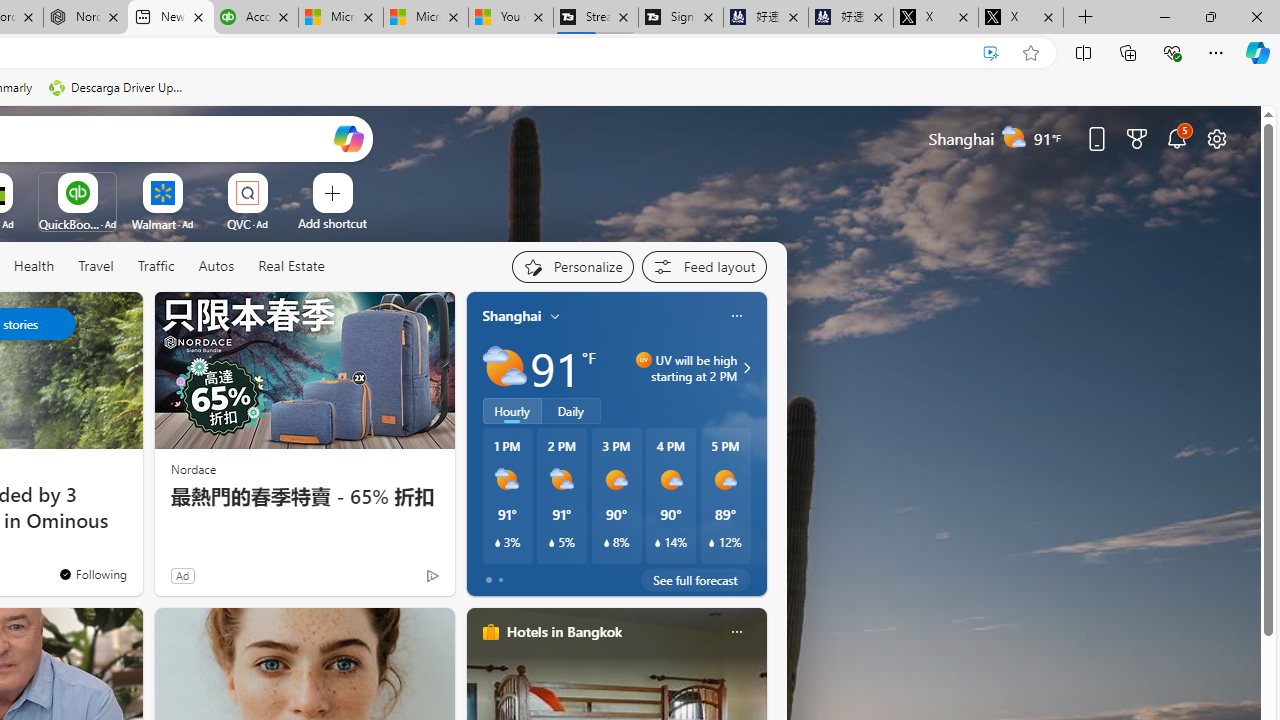  I want to click on 'You', so click(91, 573).